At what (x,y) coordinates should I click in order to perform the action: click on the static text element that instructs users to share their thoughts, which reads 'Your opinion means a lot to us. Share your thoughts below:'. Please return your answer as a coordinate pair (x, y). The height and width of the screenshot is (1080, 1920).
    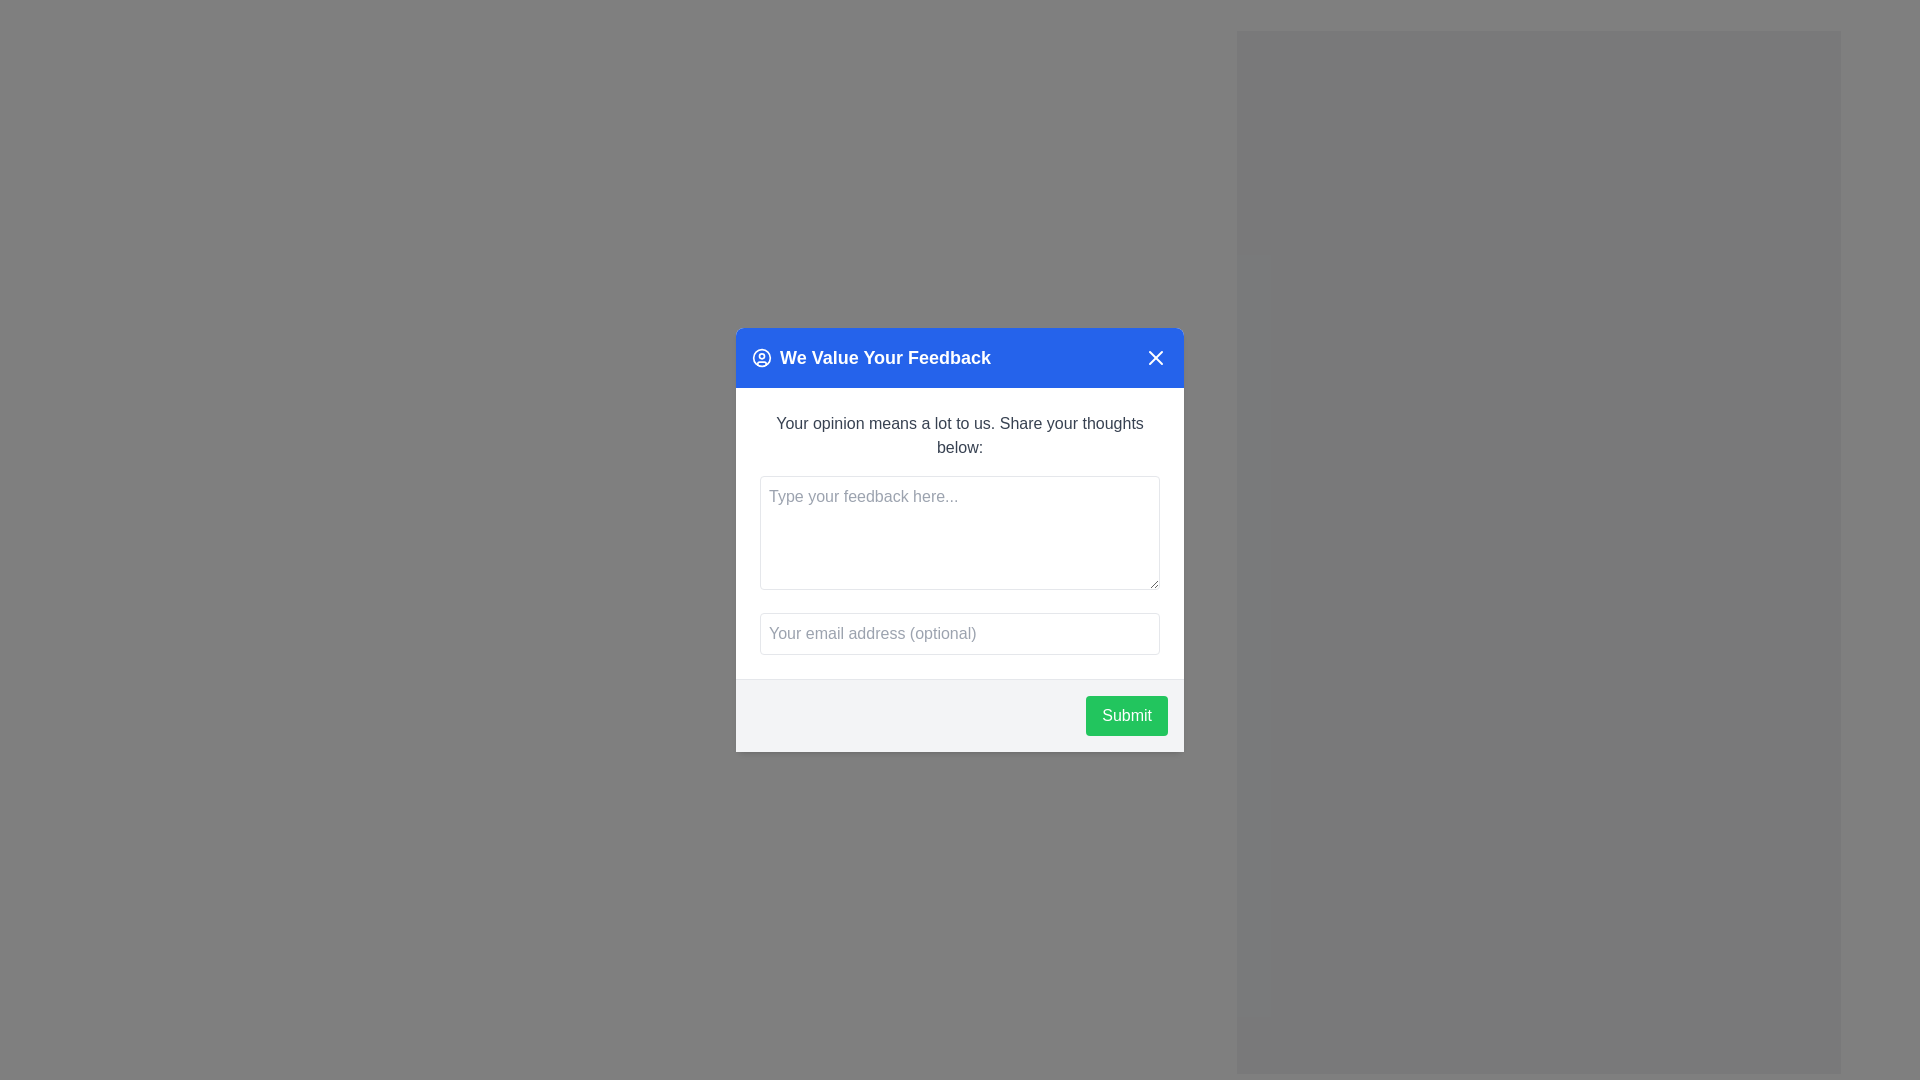
    Looking at the image, I should click on (960, 434).